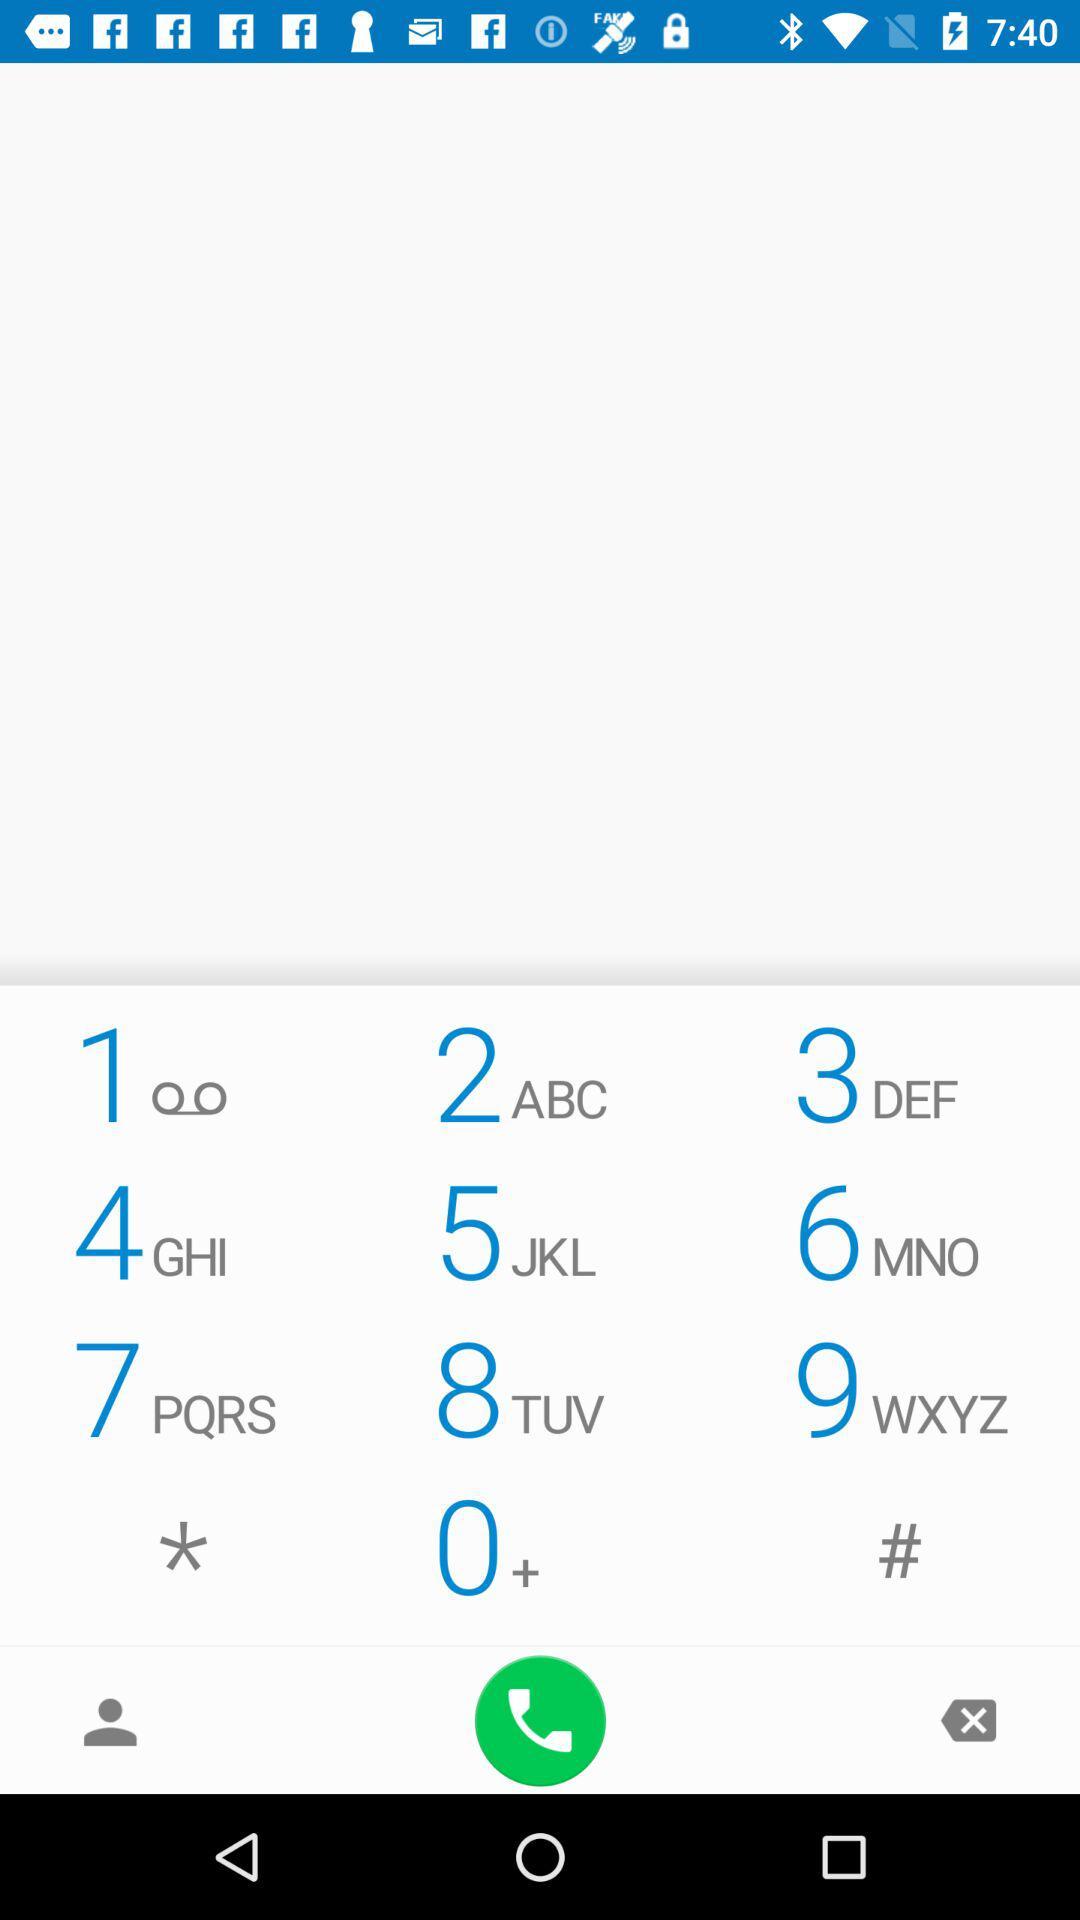  Describe the element at coordinates (110, 1719) in the screenshot. I see `the avatar icon` at that location.